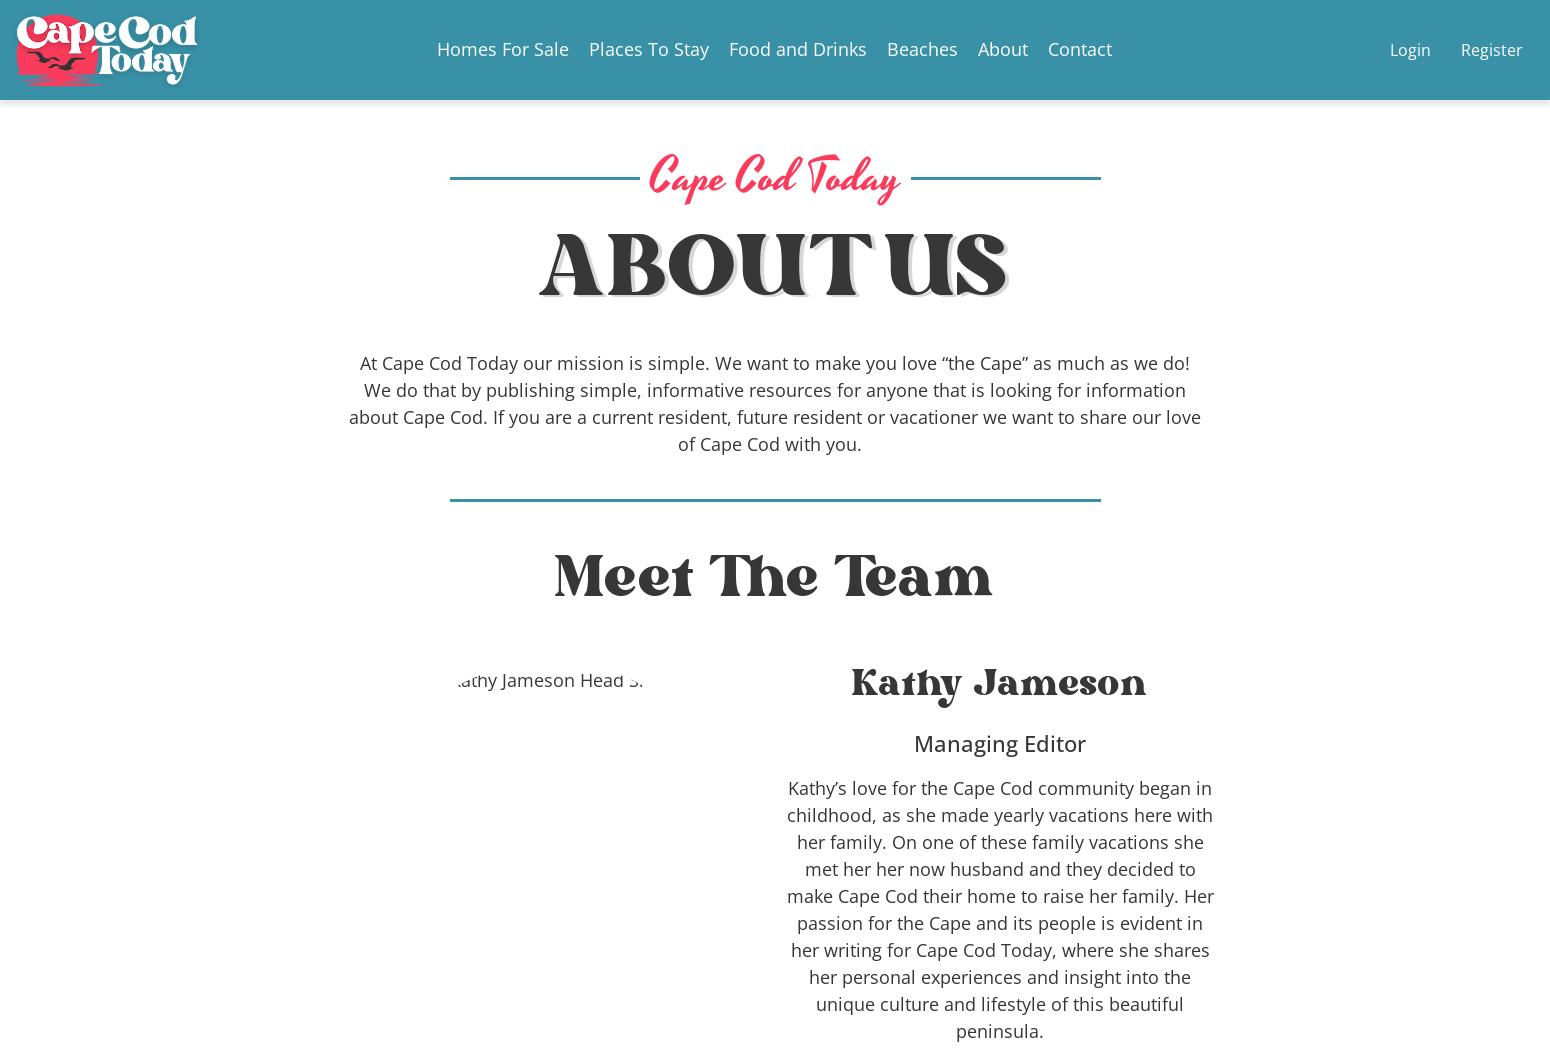  What do you see at coordinates (296, 735) in the screenshot?
I see `'21 Best Things To Do In Falmouth Right Now (Local Secrets Revealed)'` at bounding box center [296, 735].